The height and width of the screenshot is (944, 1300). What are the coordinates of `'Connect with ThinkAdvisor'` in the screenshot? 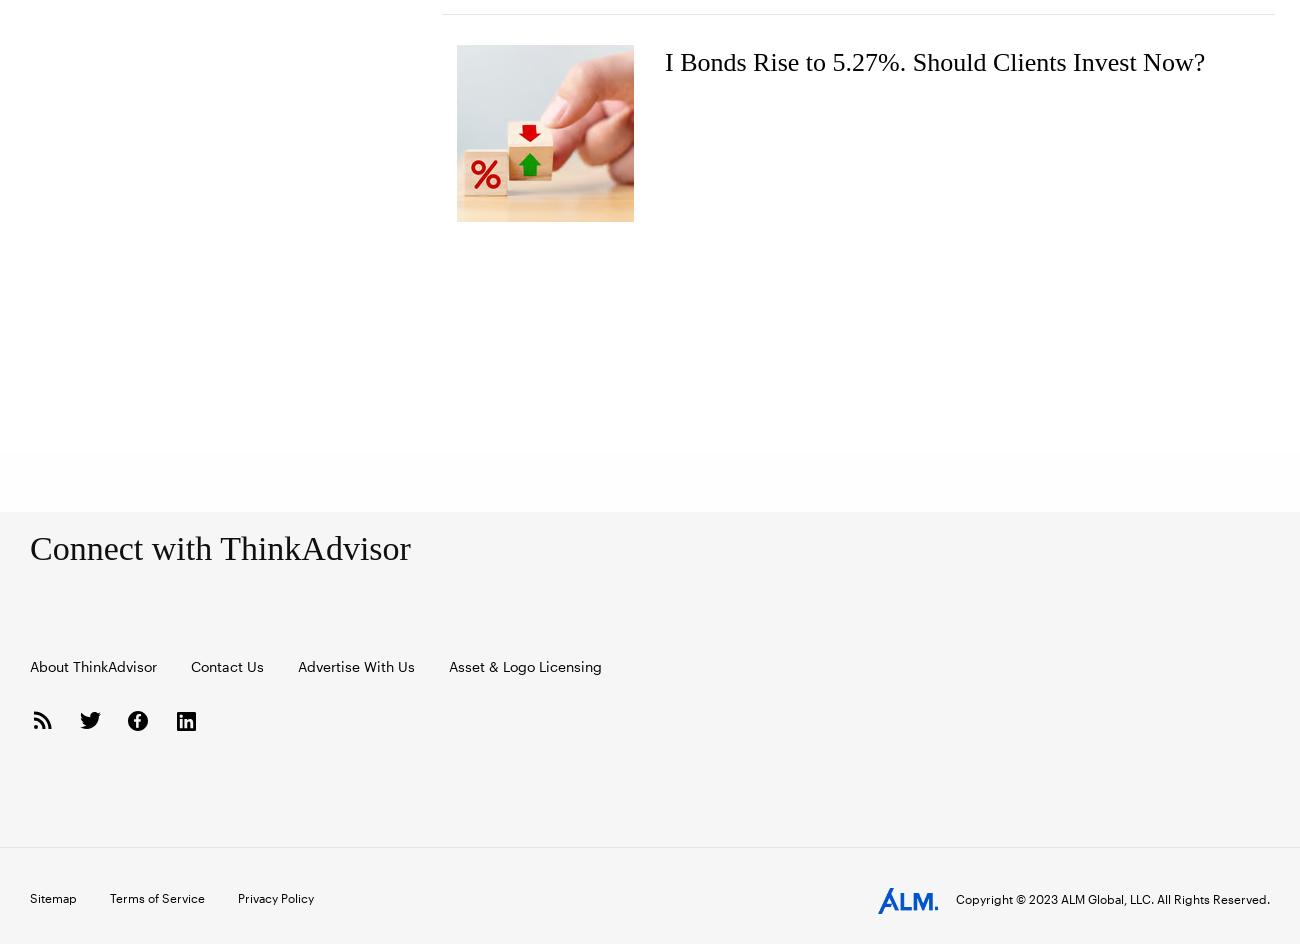 It's located at (218, 546).